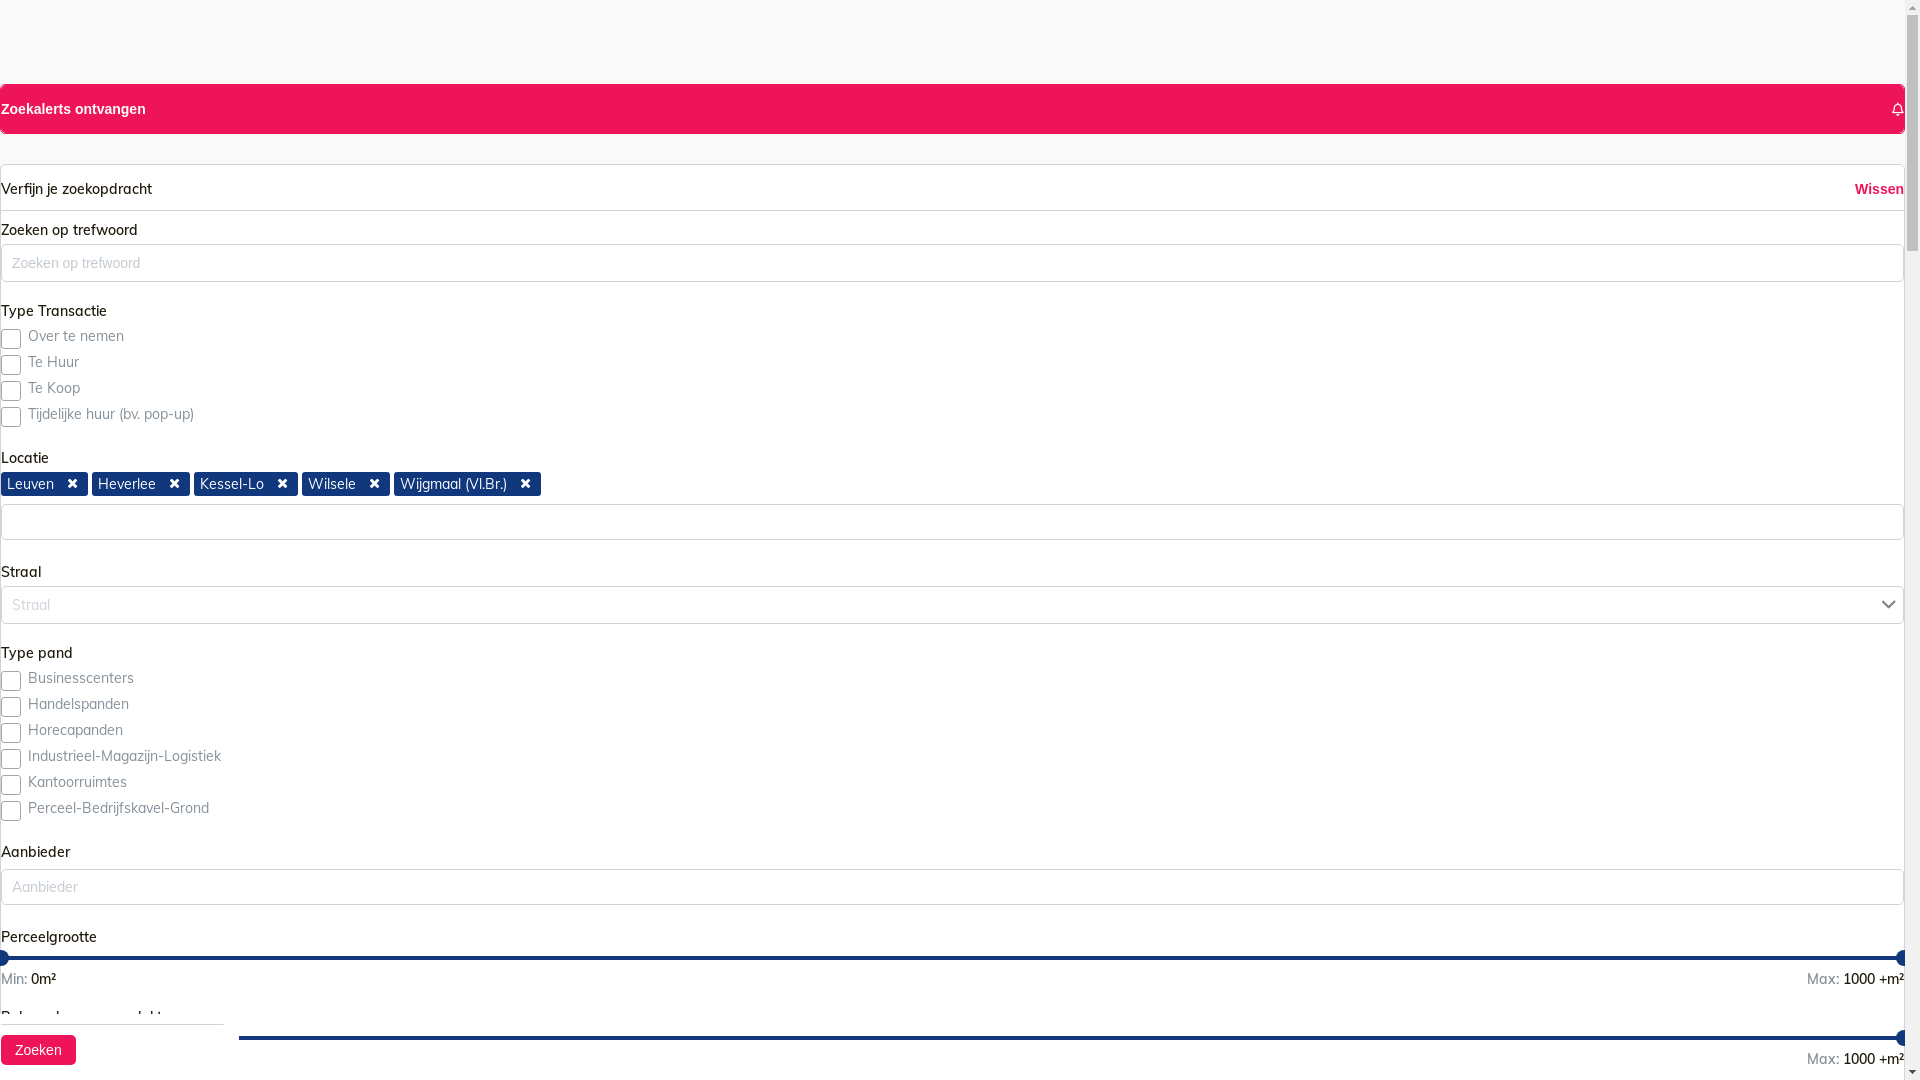 Image resolution: width=1920 pixels, height=1080 pixels. I want to click on 'Zoeken', so click(38, 1048).